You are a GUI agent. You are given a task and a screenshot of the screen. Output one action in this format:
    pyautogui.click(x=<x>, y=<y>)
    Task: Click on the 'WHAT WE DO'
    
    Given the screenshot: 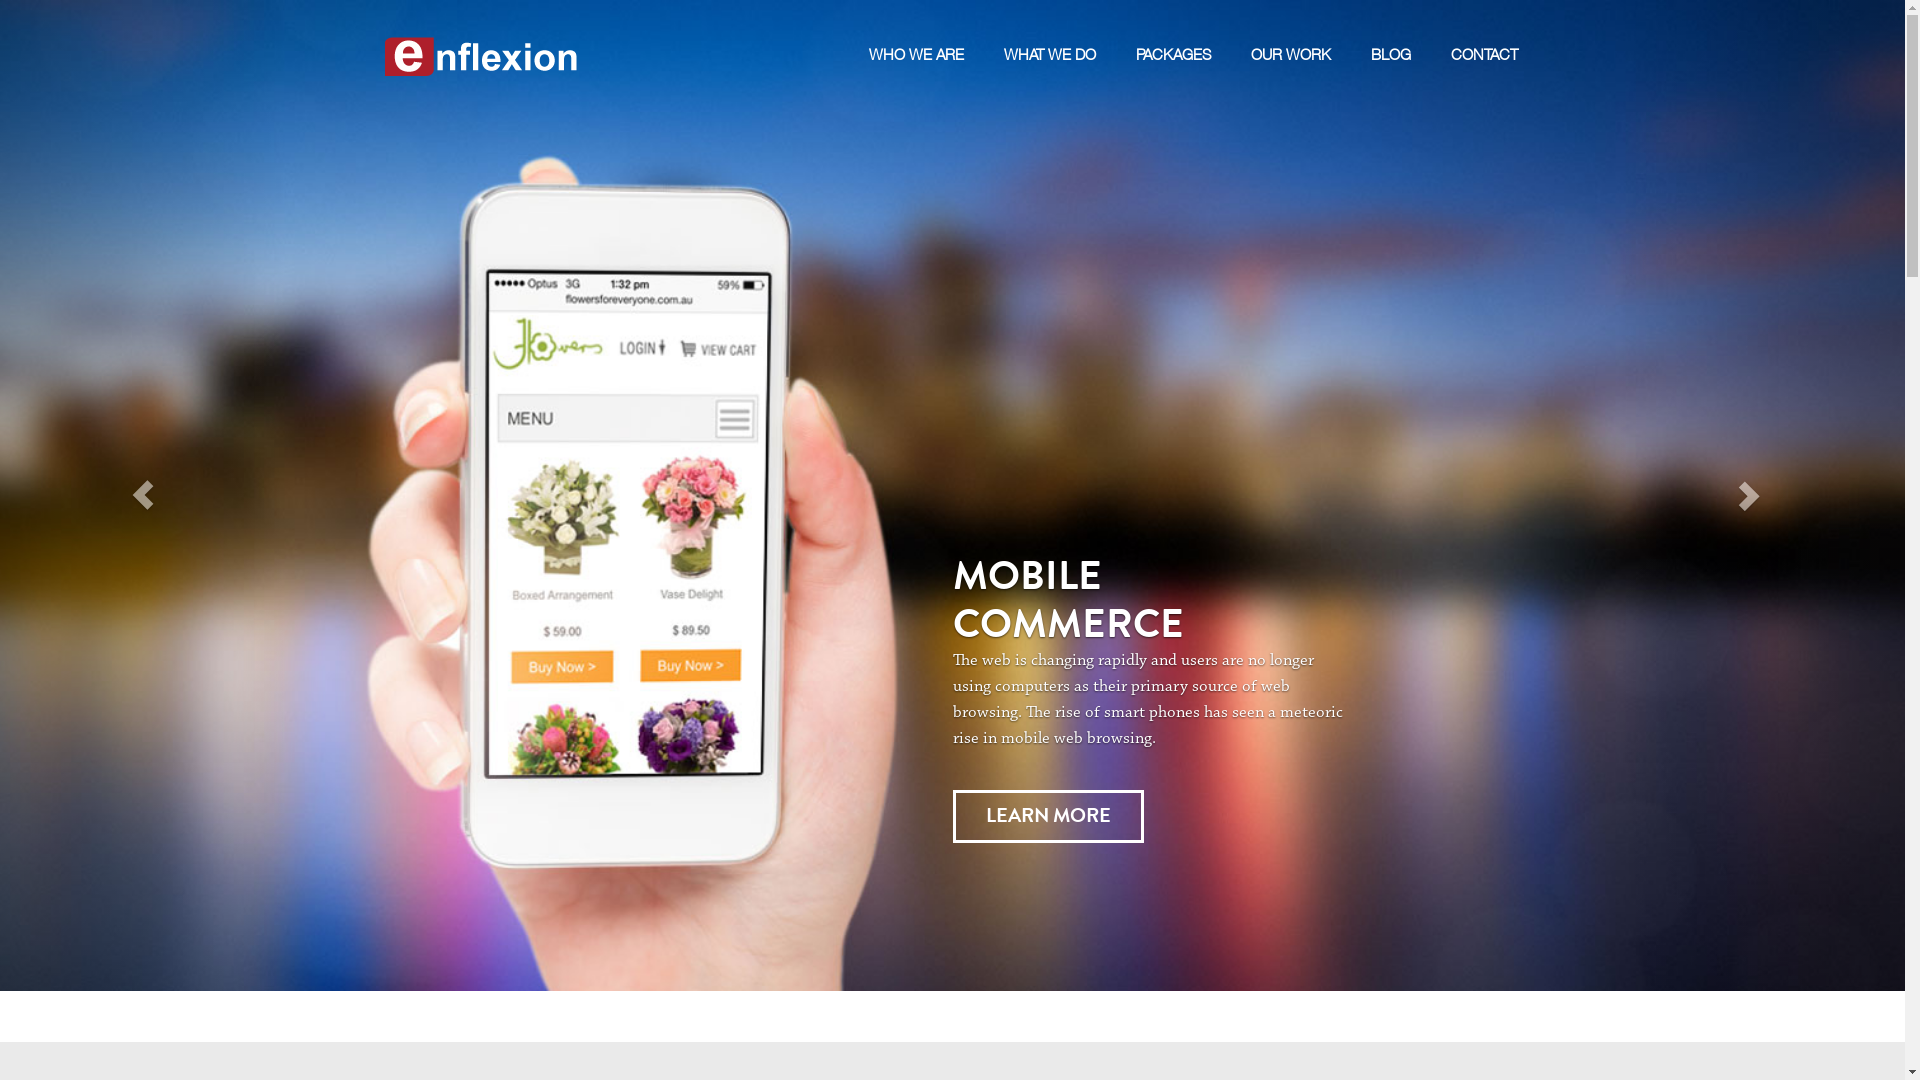 What is the action you would take?
    pyautogui.click(x=1003, y=32)
    